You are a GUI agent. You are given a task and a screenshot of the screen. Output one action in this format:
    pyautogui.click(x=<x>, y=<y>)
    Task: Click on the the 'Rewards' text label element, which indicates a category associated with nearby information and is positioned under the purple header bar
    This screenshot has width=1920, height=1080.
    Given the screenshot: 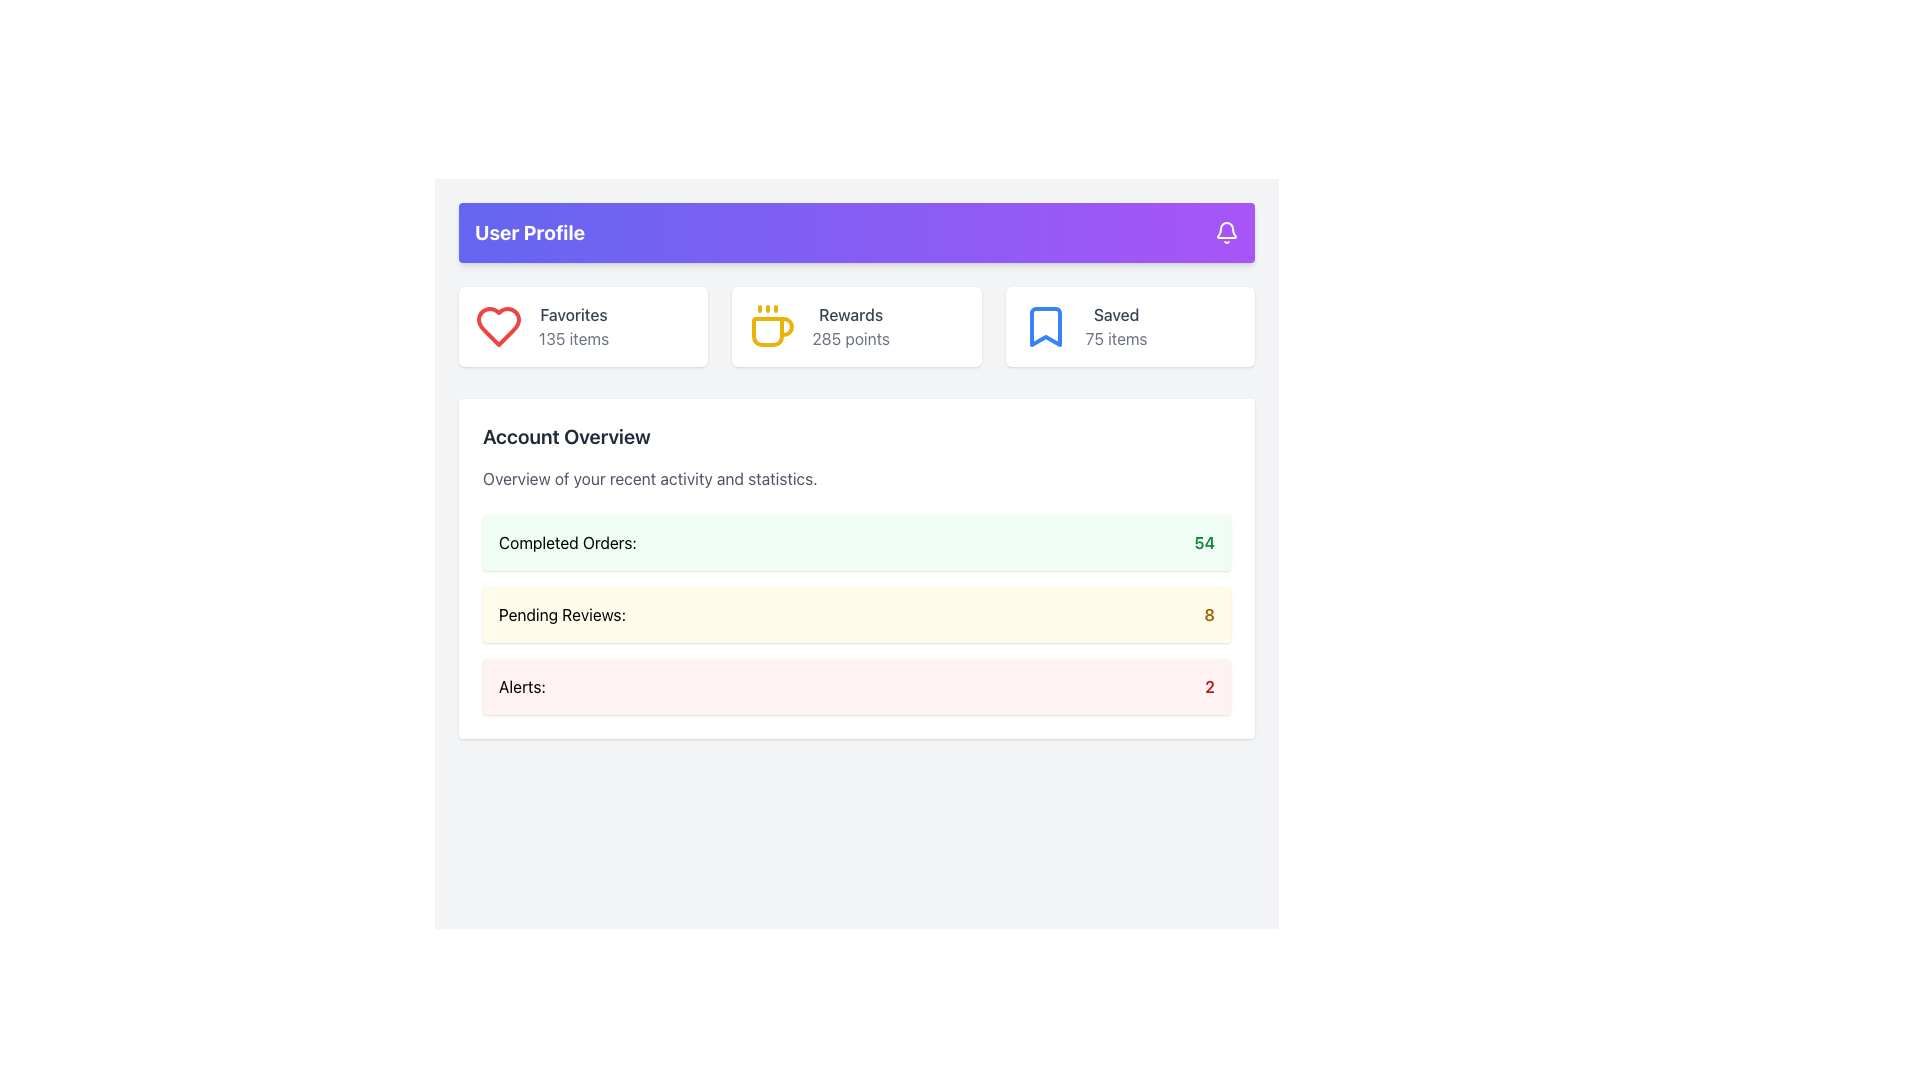 What is the action you would take?
    pyautogui.click(x=851, y=315)
    